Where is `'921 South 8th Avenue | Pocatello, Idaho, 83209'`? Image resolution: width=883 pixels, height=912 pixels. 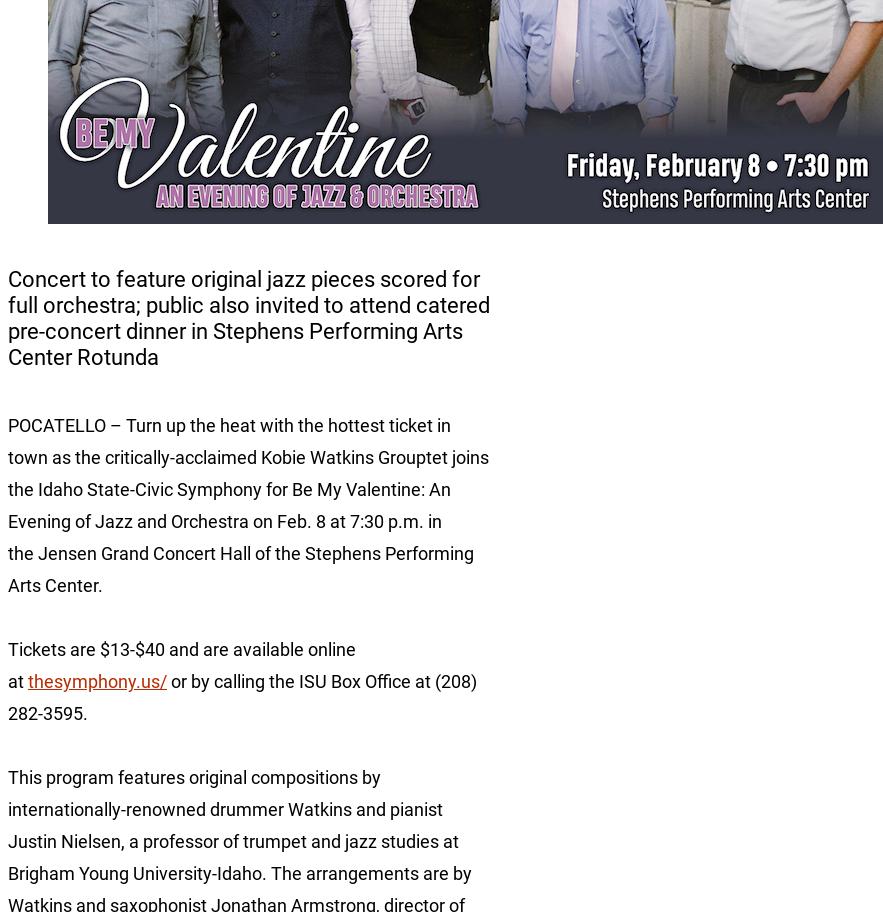 '921 South 8th Avenue | Pocatello, Idaho, 83209' is located at coordinates (8, 850).